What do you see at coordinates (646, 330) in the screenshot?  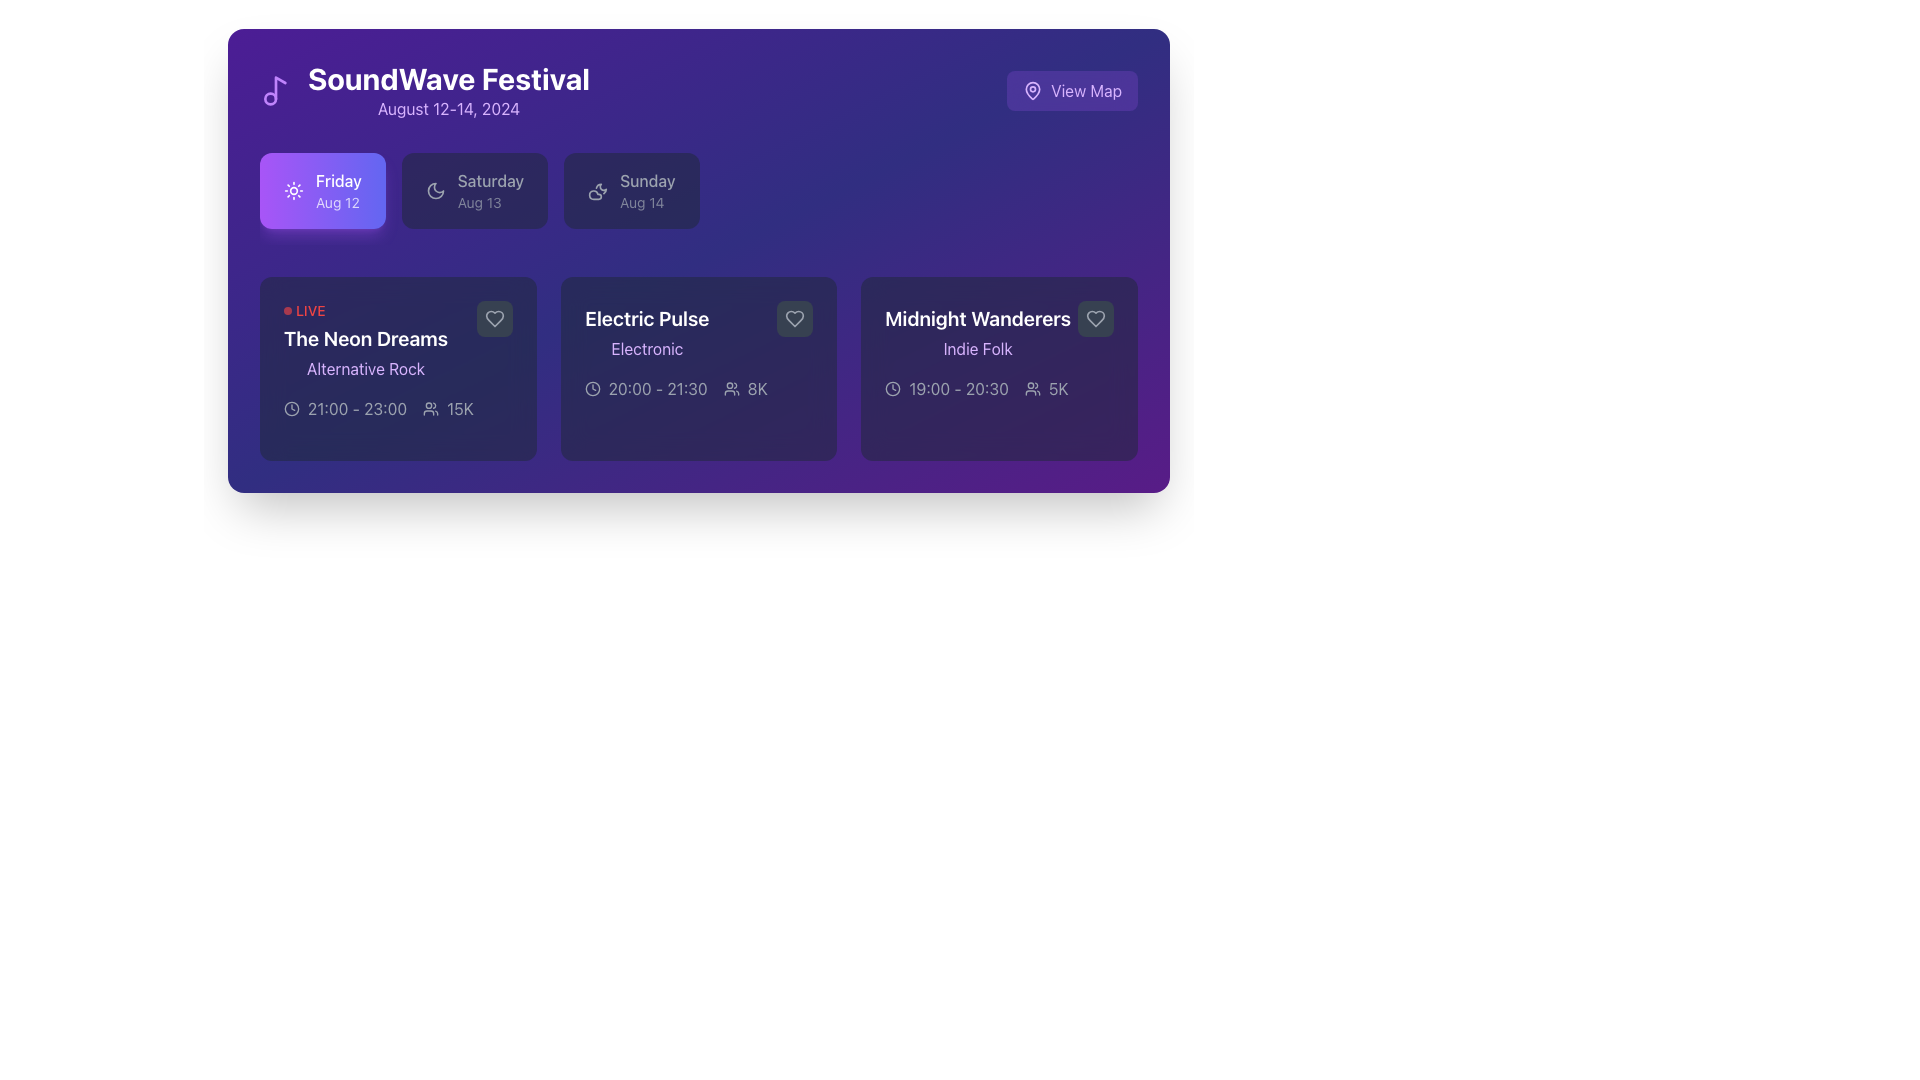 I see `the Text Display element that identifies the event 'Electric Pulse', which is located in the middle card of a three-card row display, positioned centrally between 'The Neon Dreams' and 'Midnight Wanderers'` at bounding box center [646, 330].